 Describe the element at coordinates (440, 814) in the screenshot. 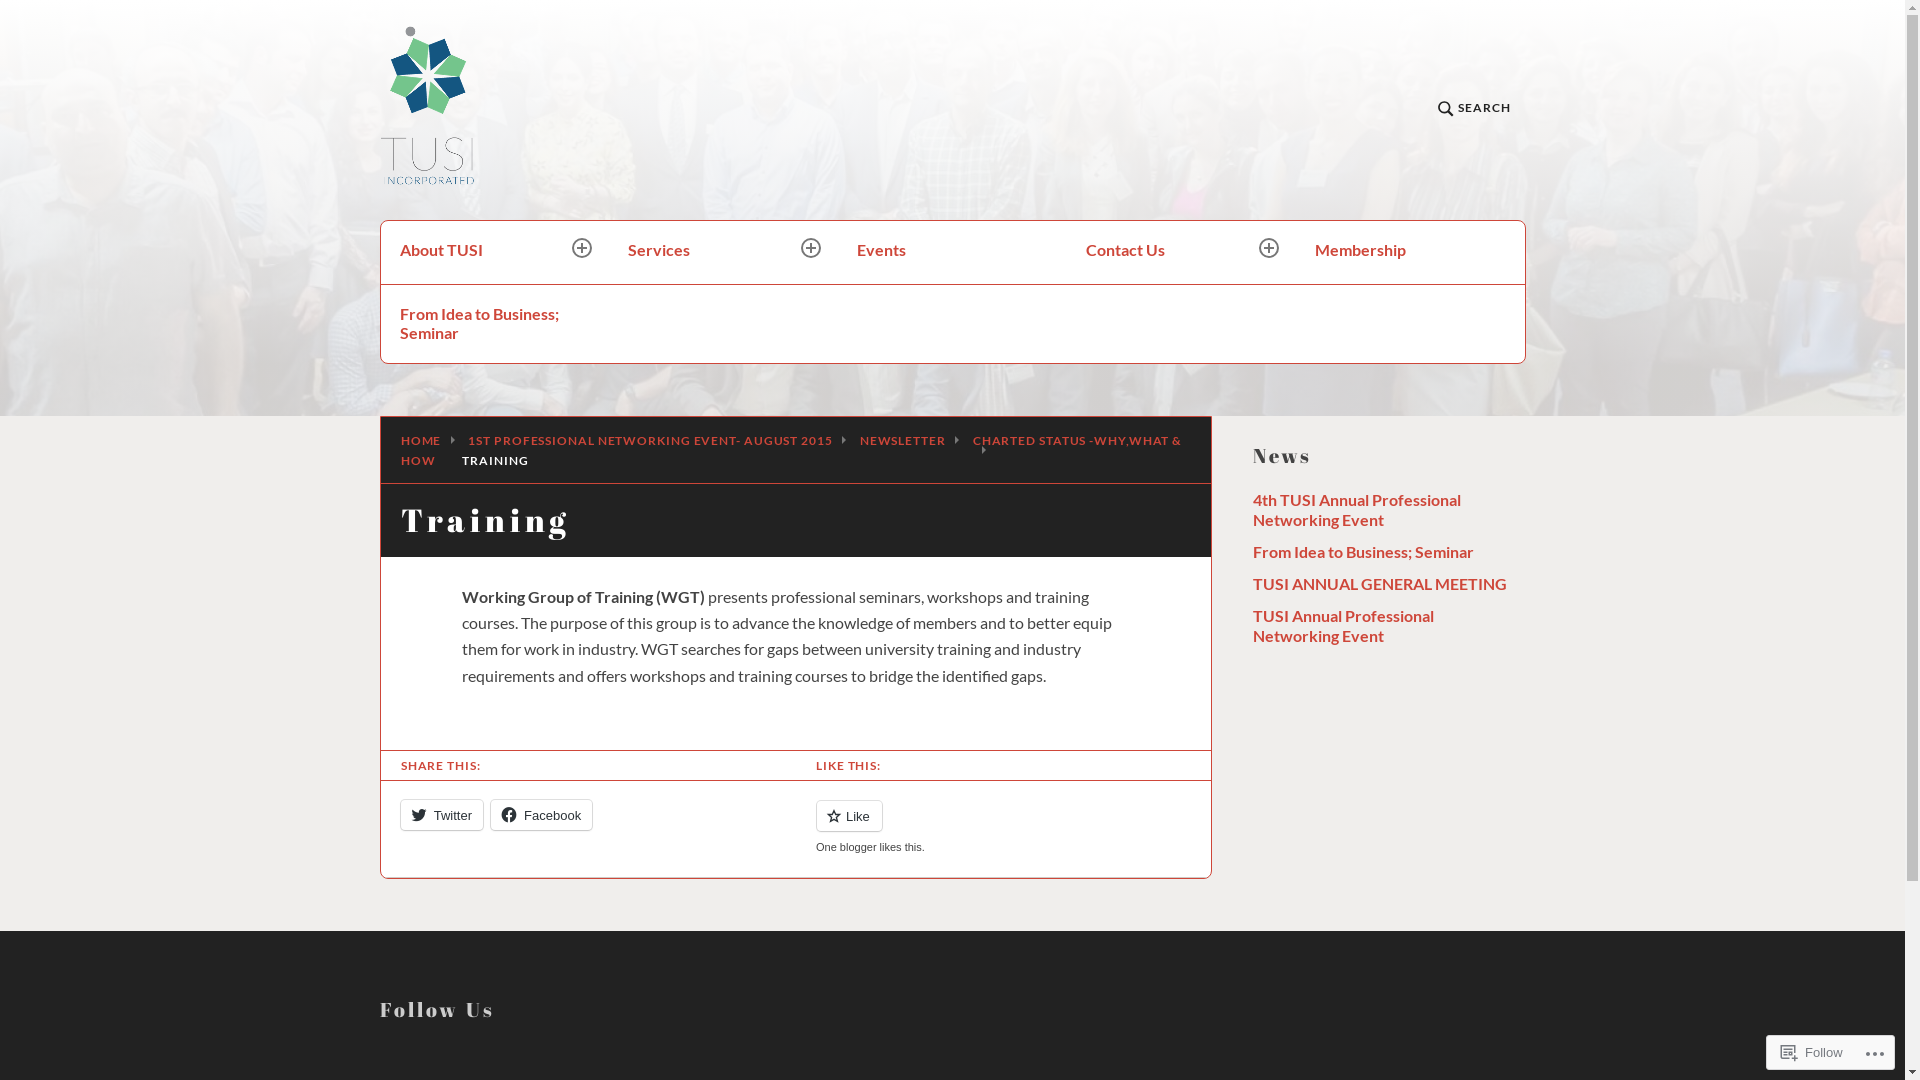

I see `'Twitter'` at that location.